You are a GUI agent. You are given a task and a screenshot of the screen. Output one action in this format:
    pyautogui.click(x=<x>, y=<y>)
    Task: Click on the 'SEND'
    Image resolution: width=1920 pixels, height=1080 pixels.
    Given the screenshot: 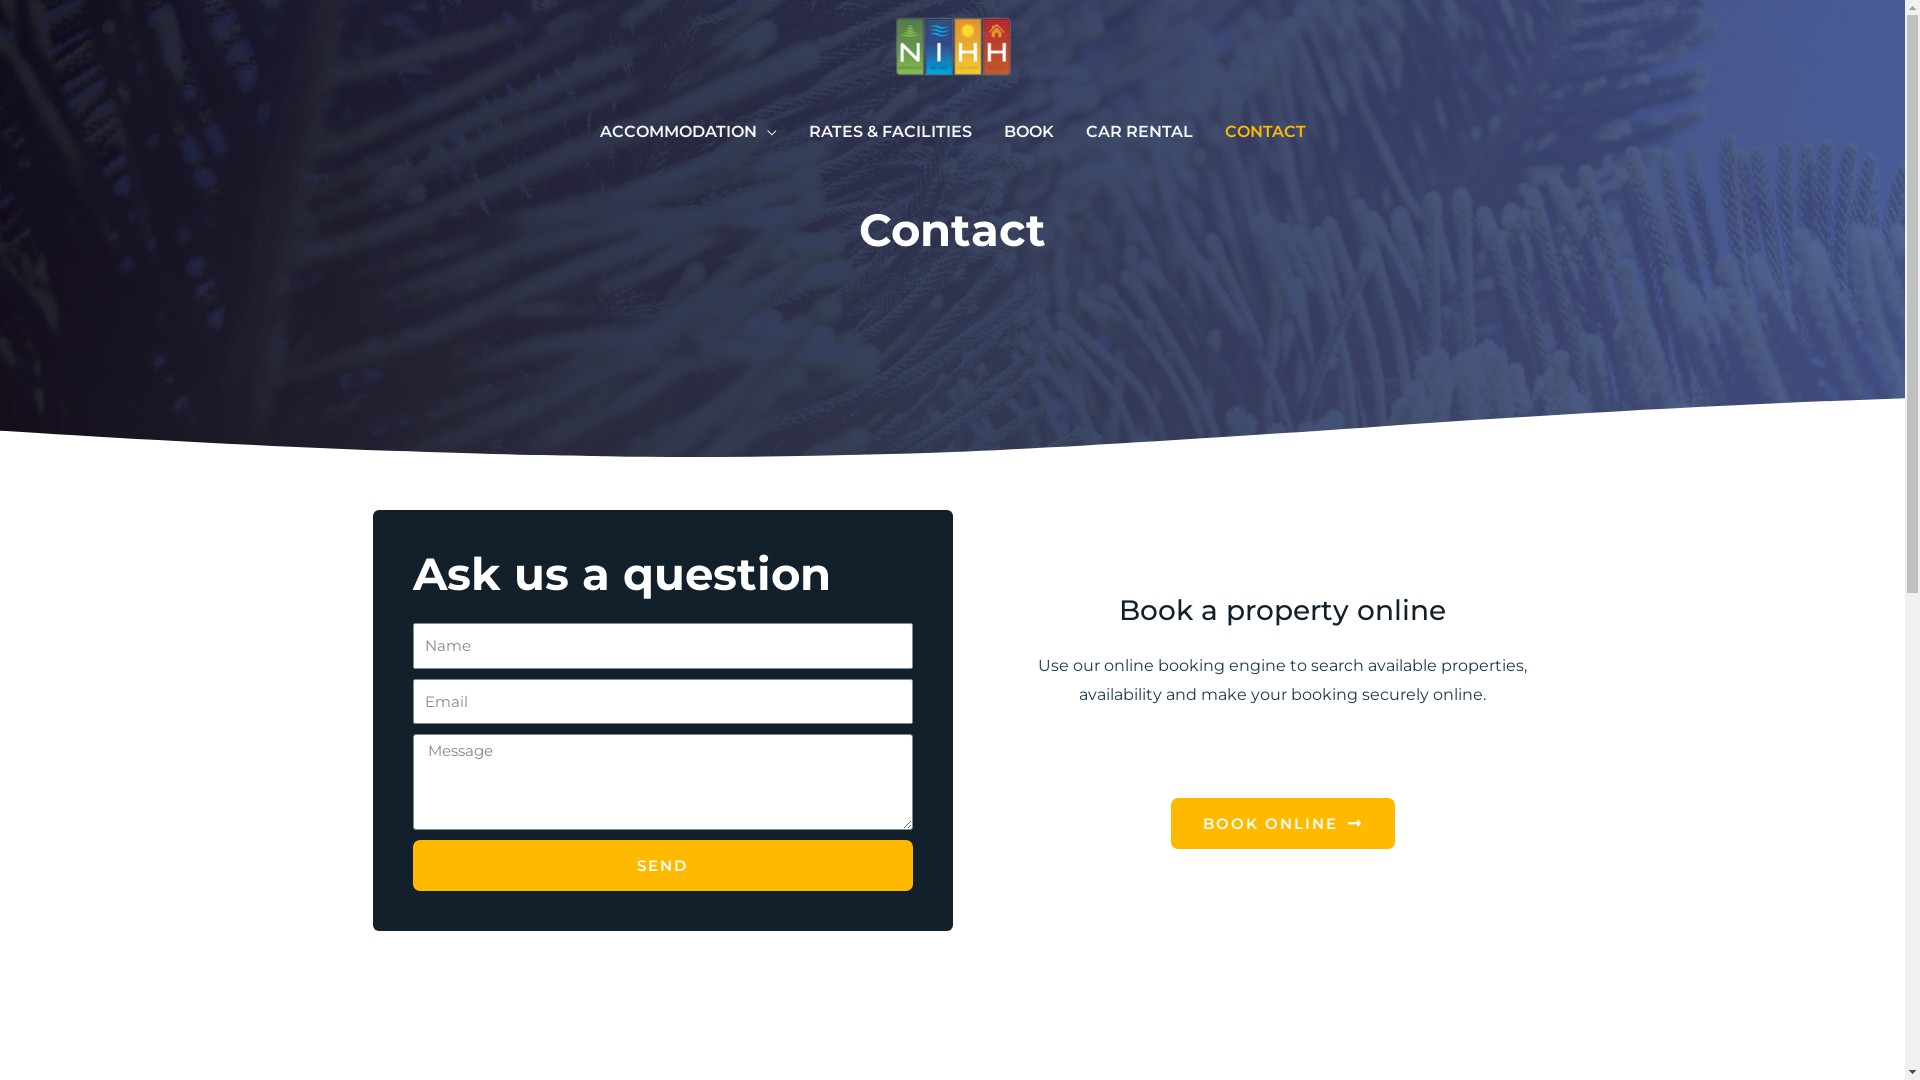 What is the action you would take?
    pyautogui.click(x=662, y=864)
    